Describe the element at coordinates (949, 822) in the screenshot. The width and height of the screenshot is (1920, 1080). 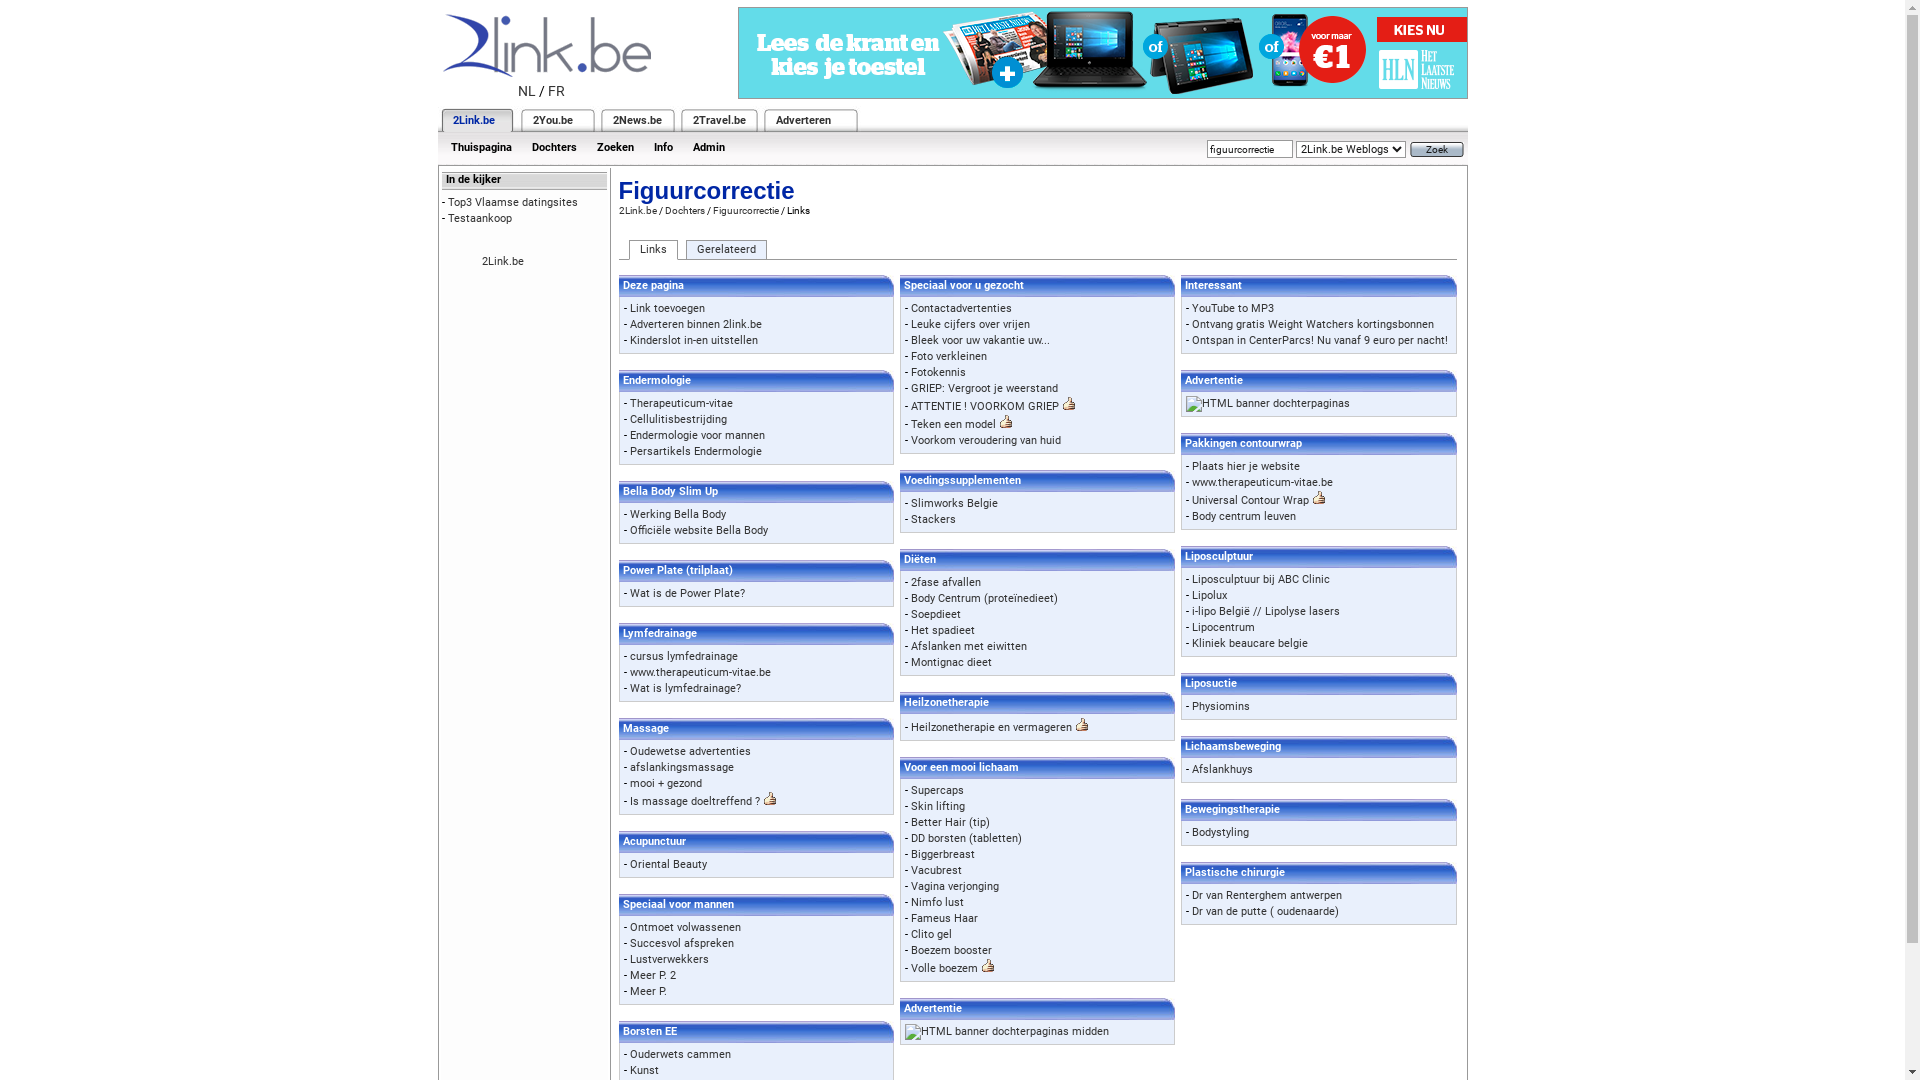
I see `'Better Hair (tip)'` at that location.